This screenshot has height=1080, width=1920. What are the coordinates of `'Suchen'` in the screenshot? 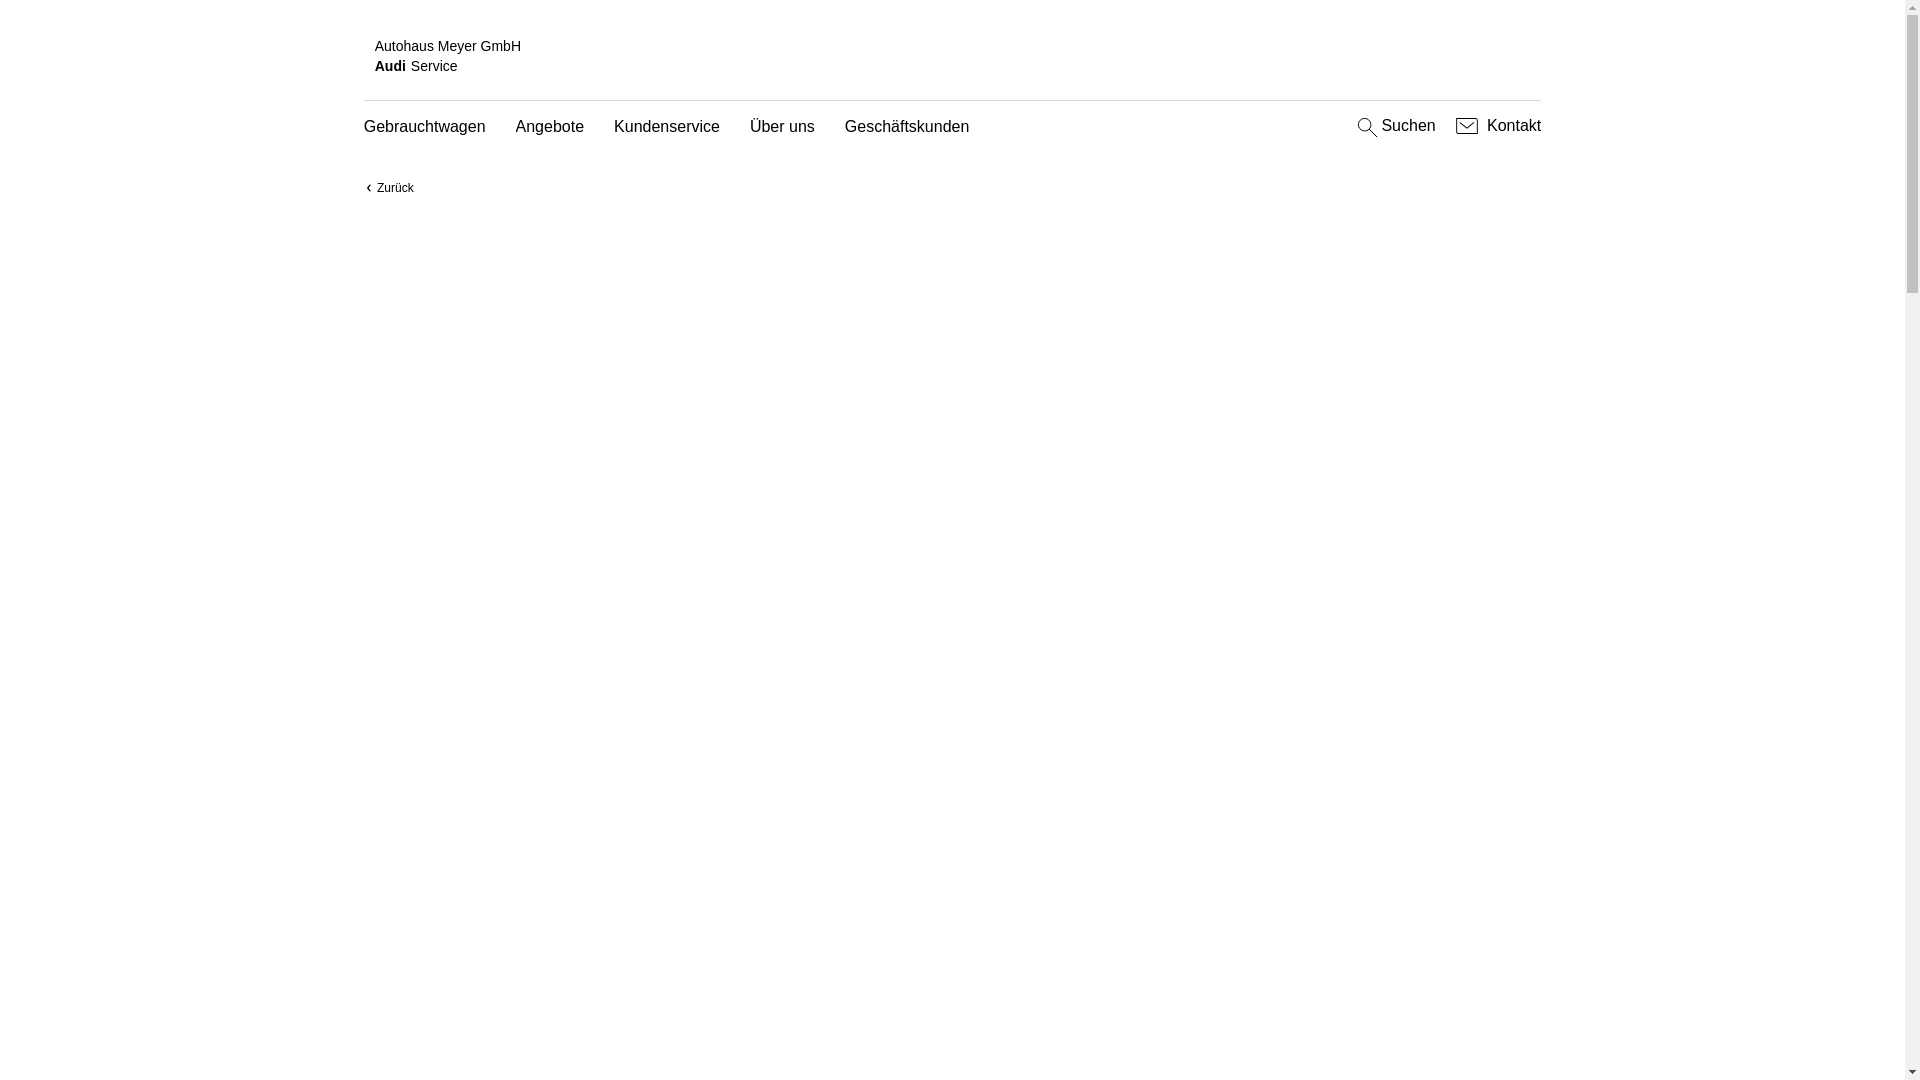 It's located at (1392, 126).